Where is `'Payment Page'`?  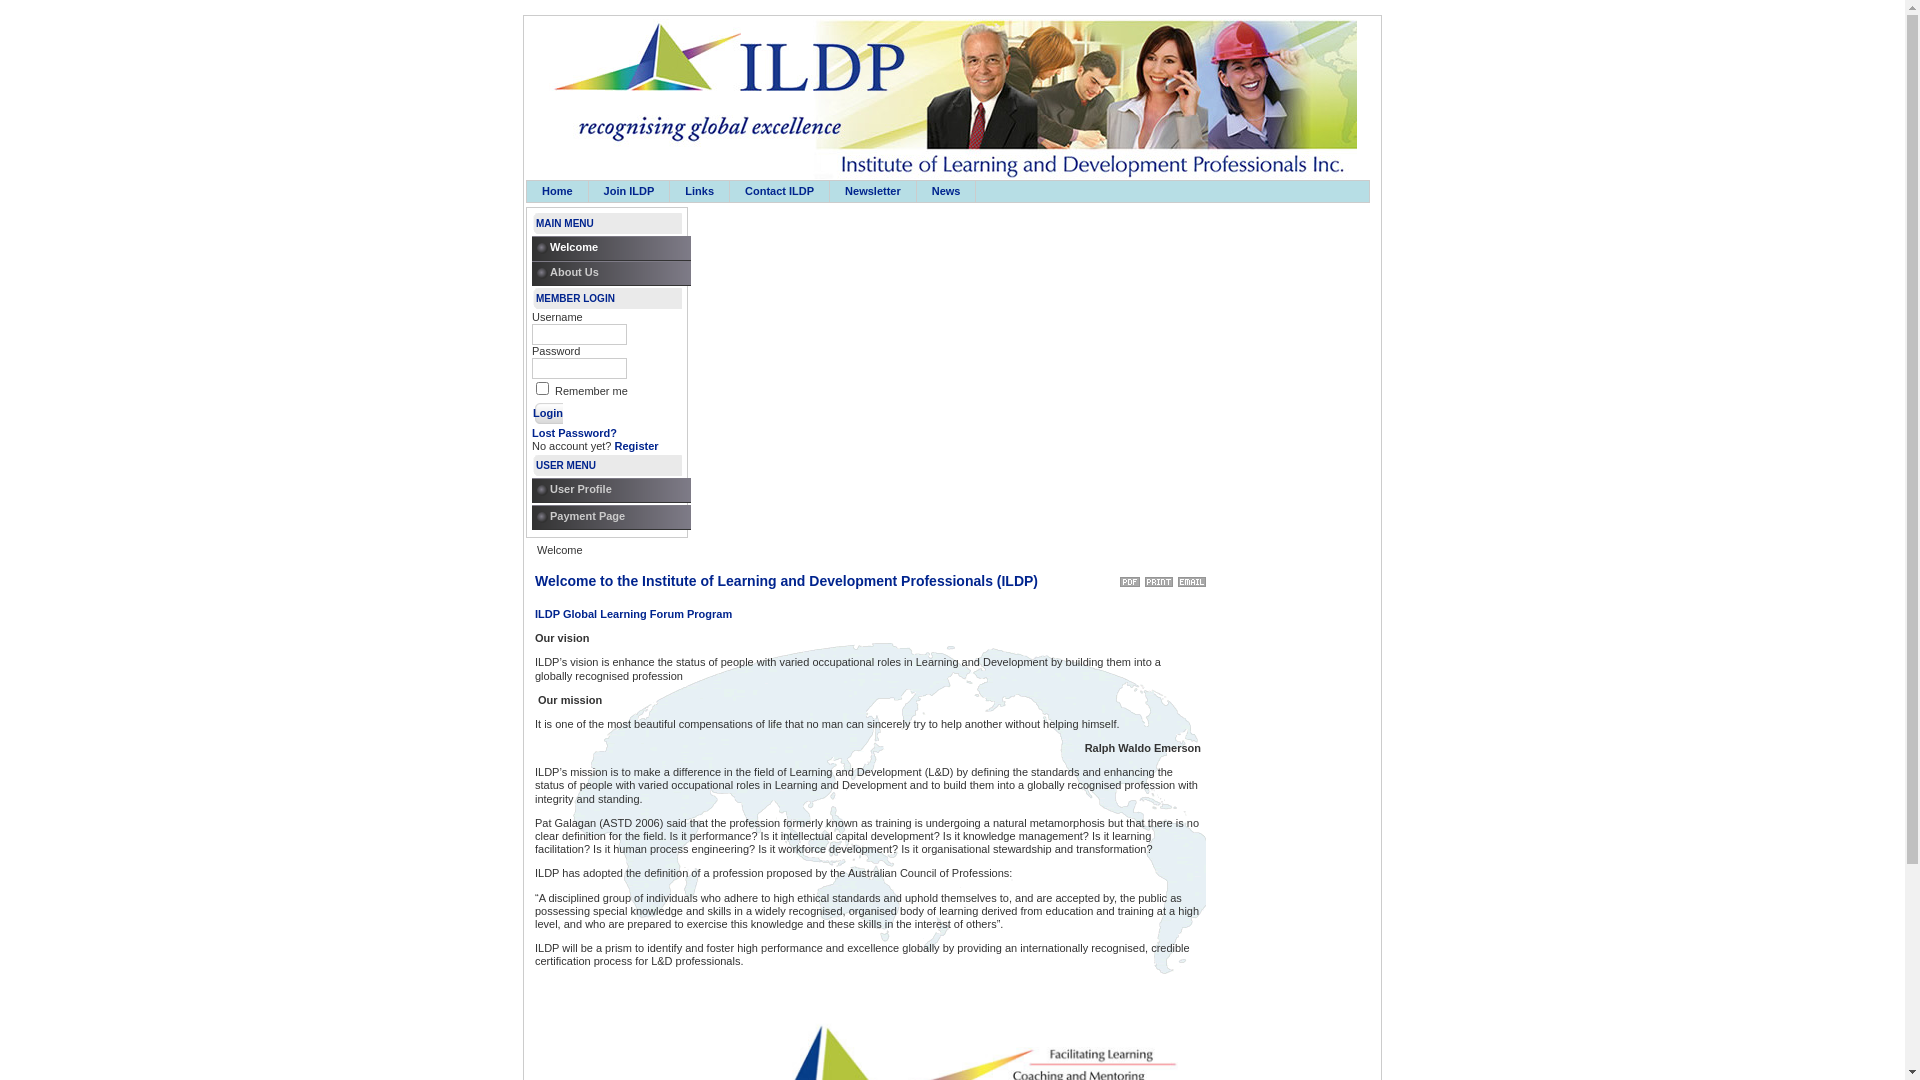 'Payment Page' is located at coordinates (614, 516).